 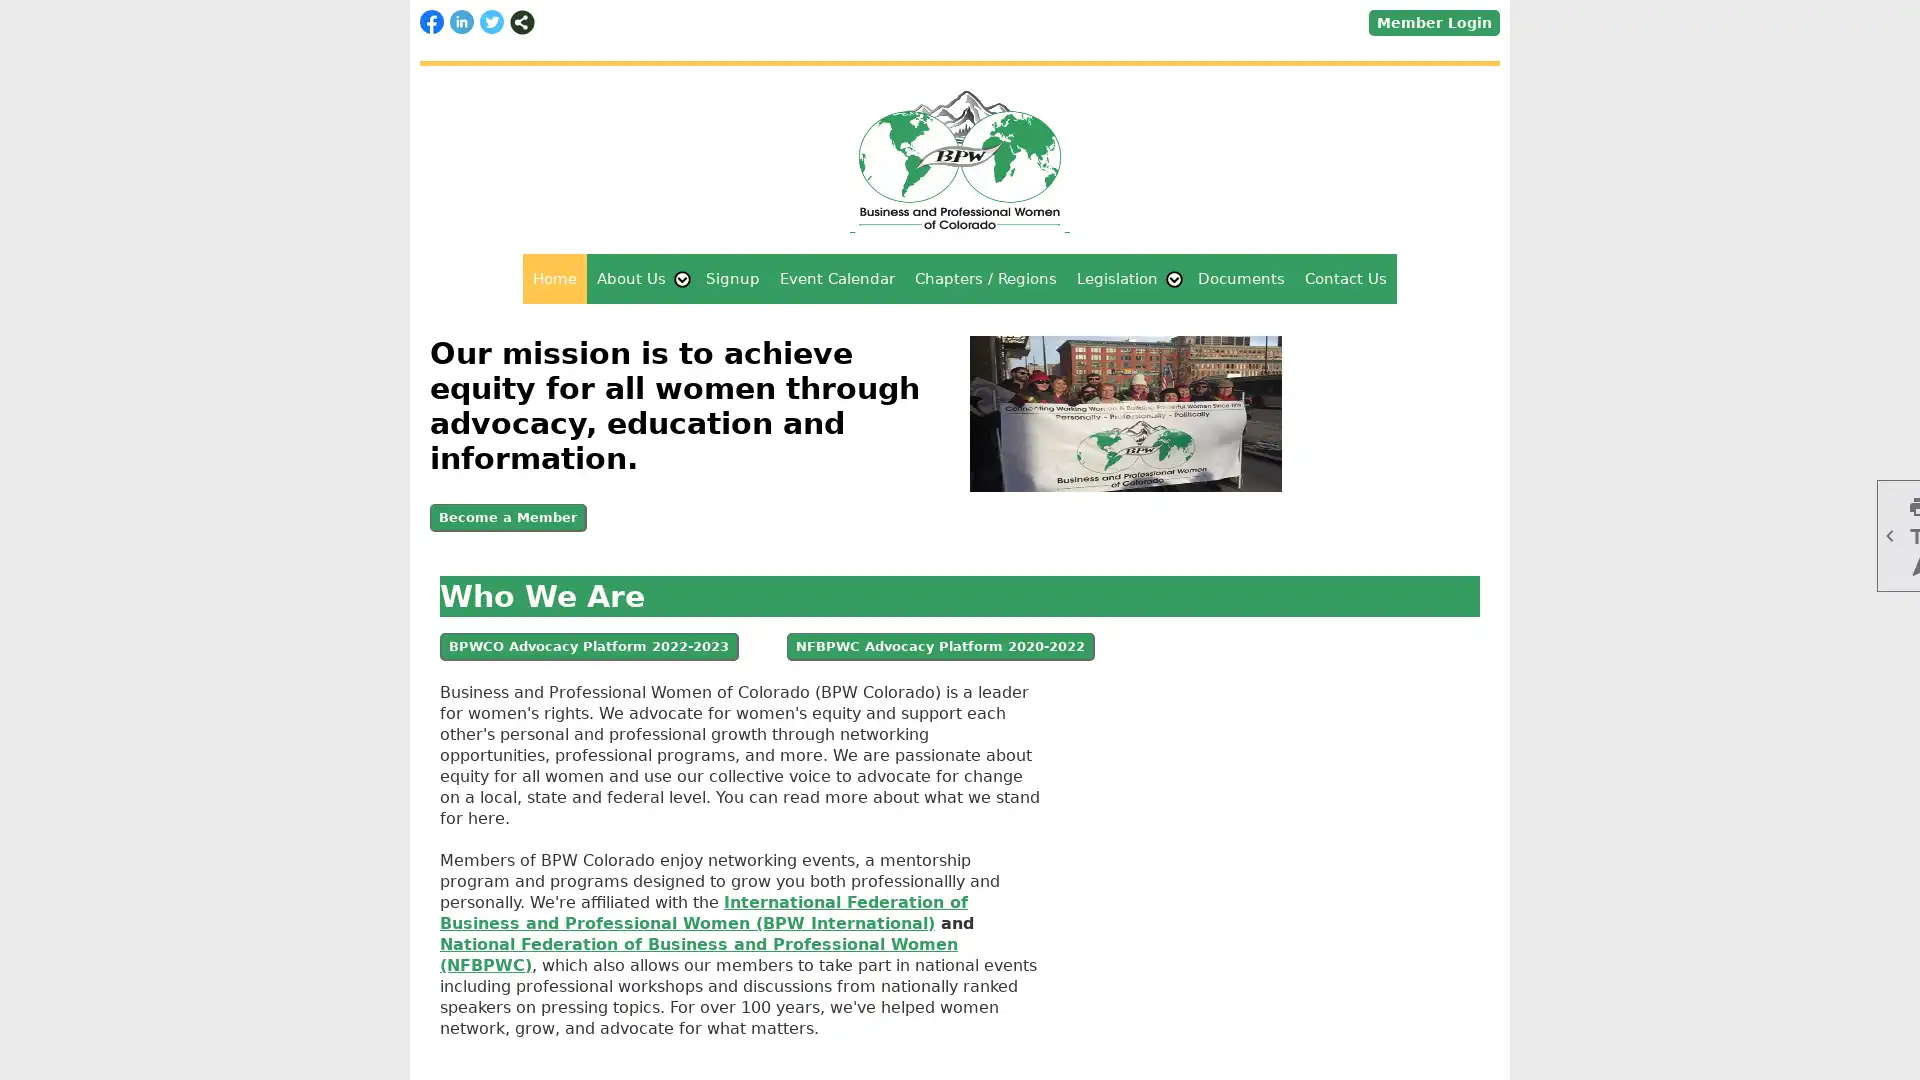 I want to click on Legislation, so click(x=1127, y=278).